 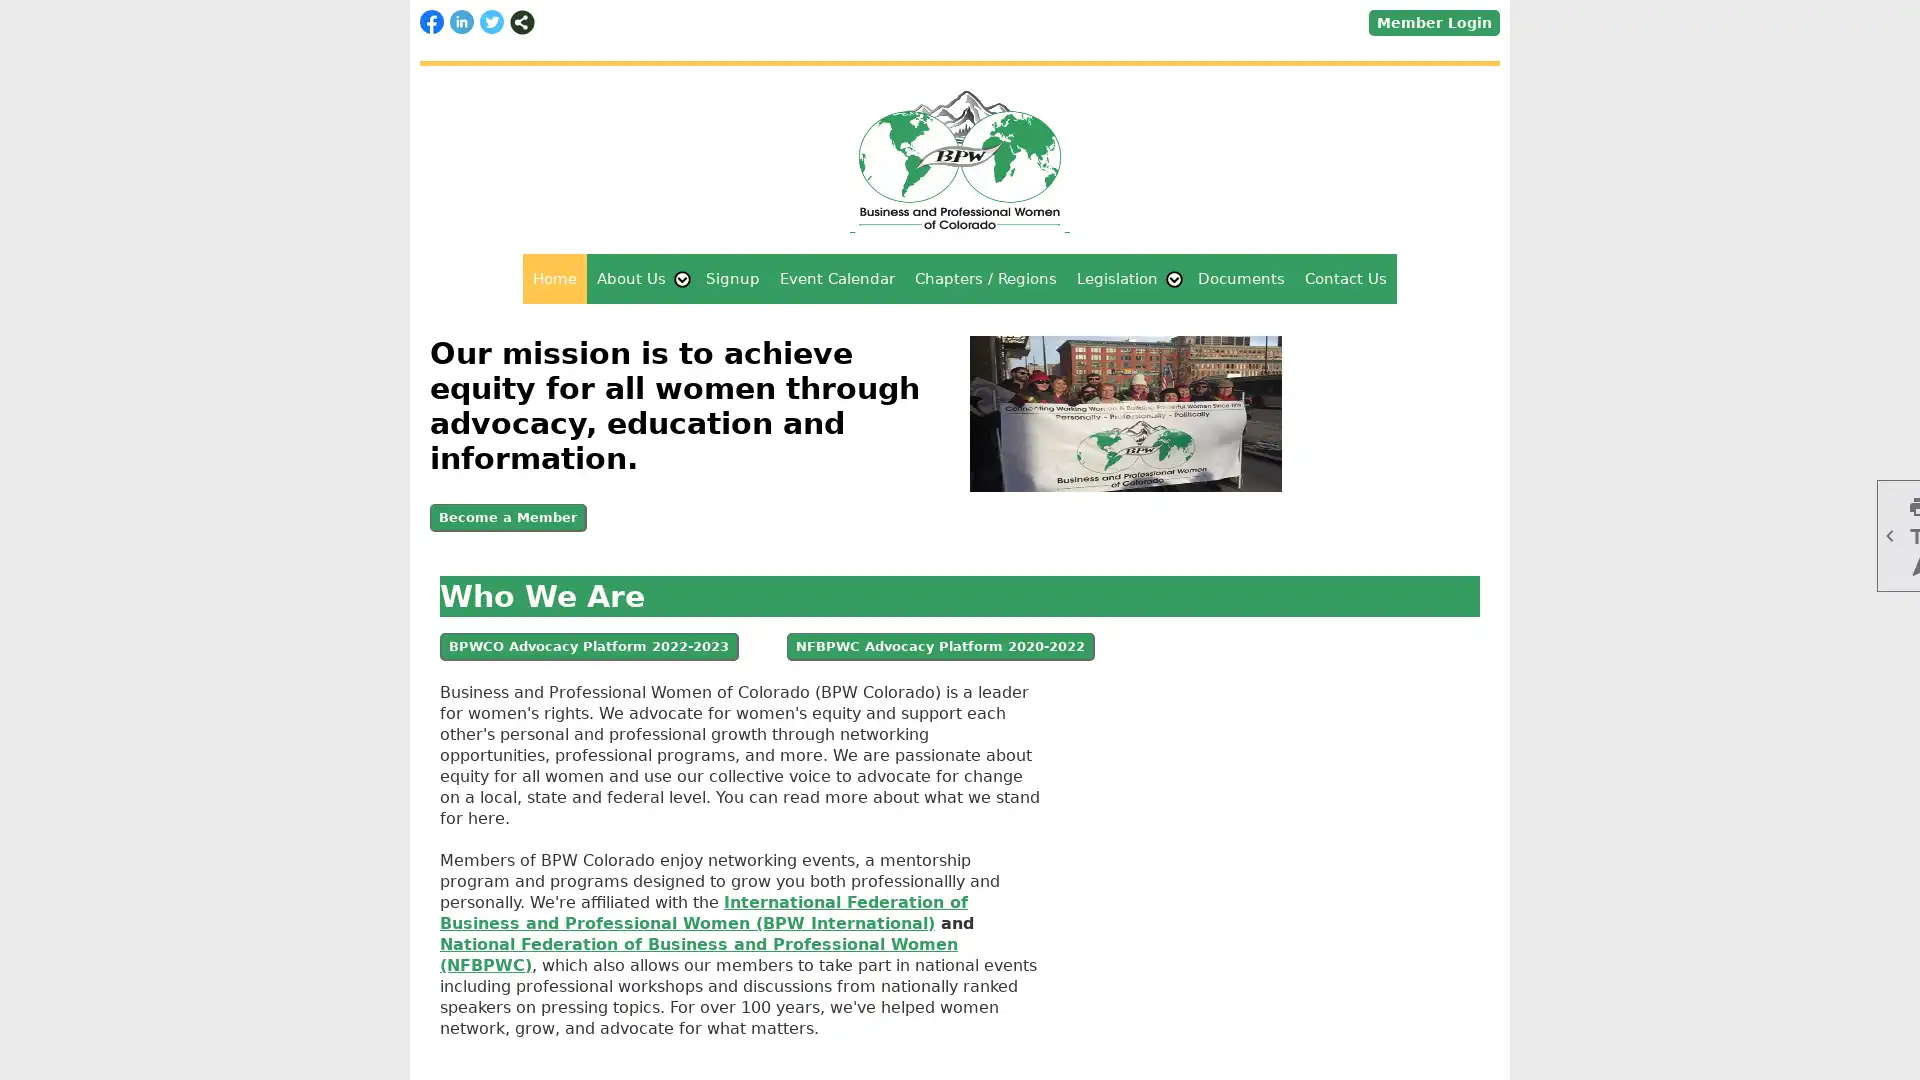 I want to click on Legislation, so click(x=1127, y=278).